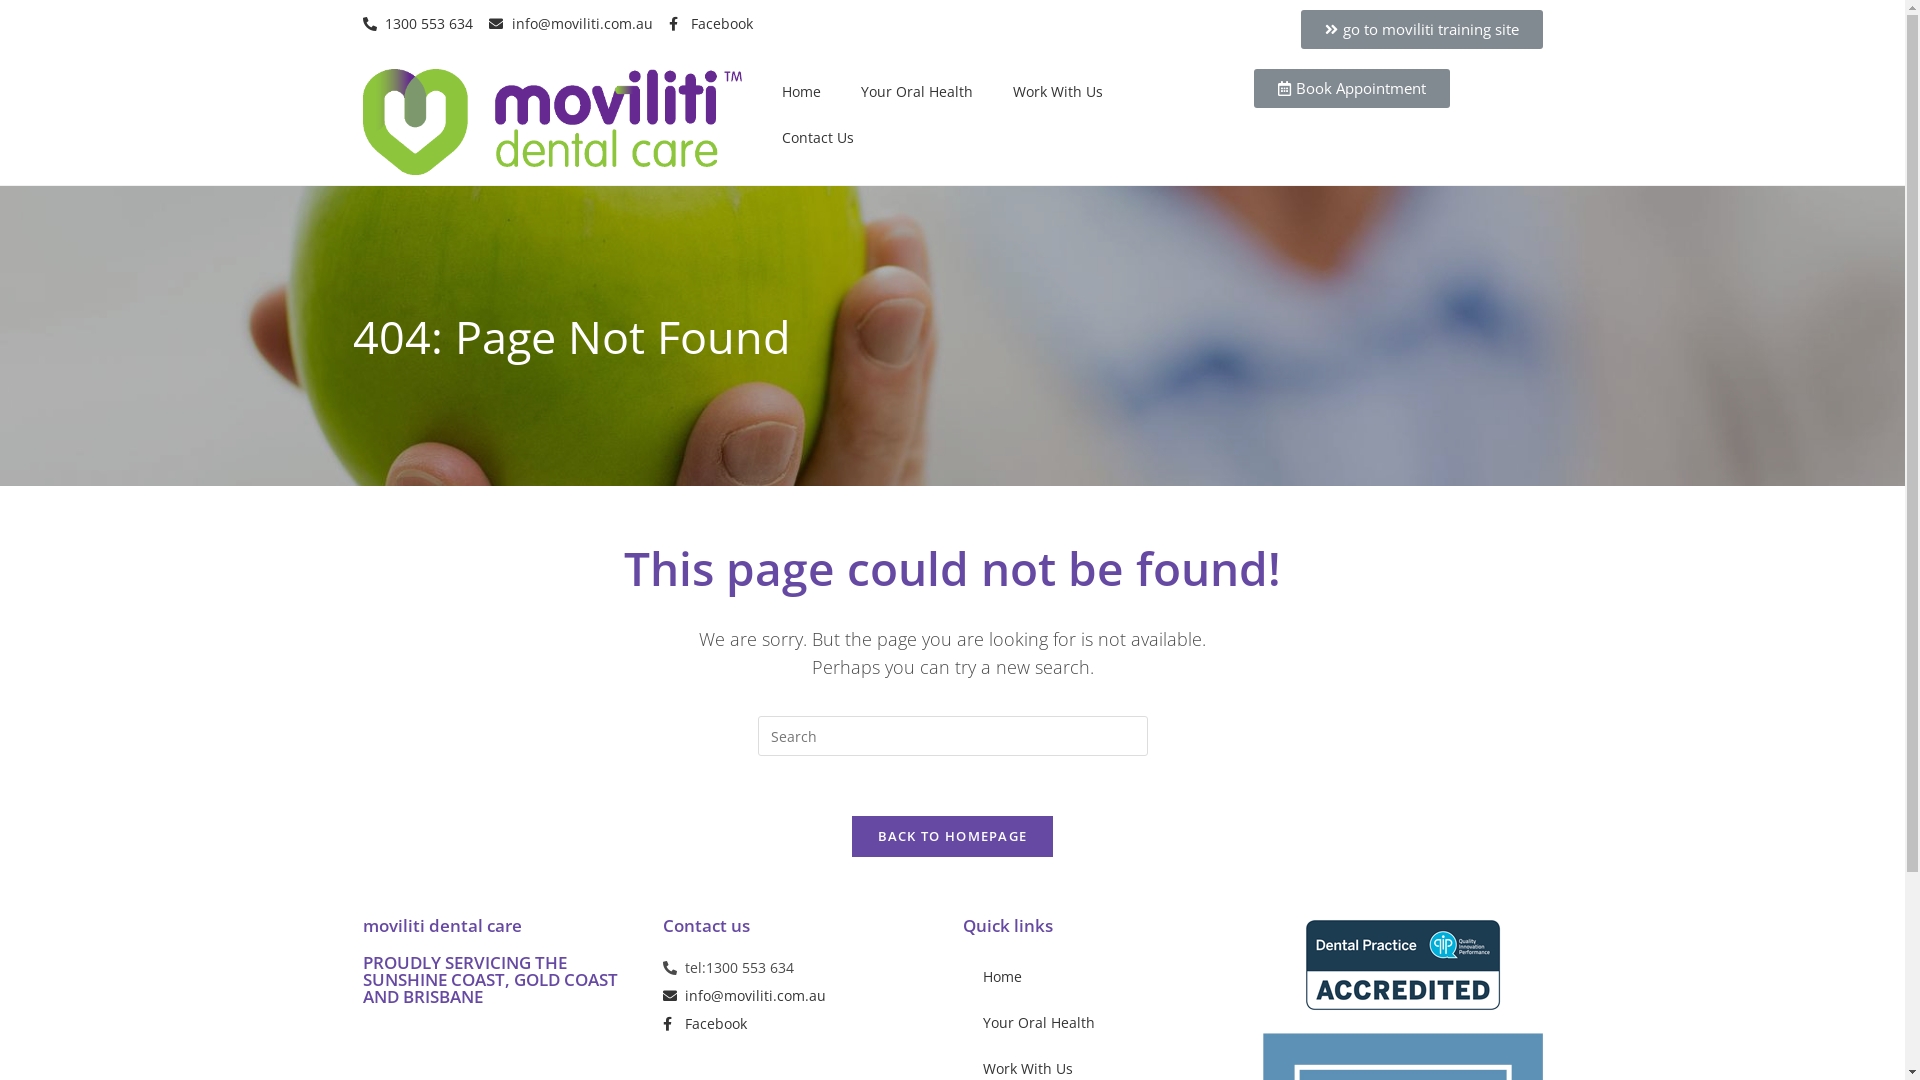  What do you see at coordinates (1419, 29) in the screenshot?
I see `'go to moviliti training site'` at bounding box center [1419, 29].